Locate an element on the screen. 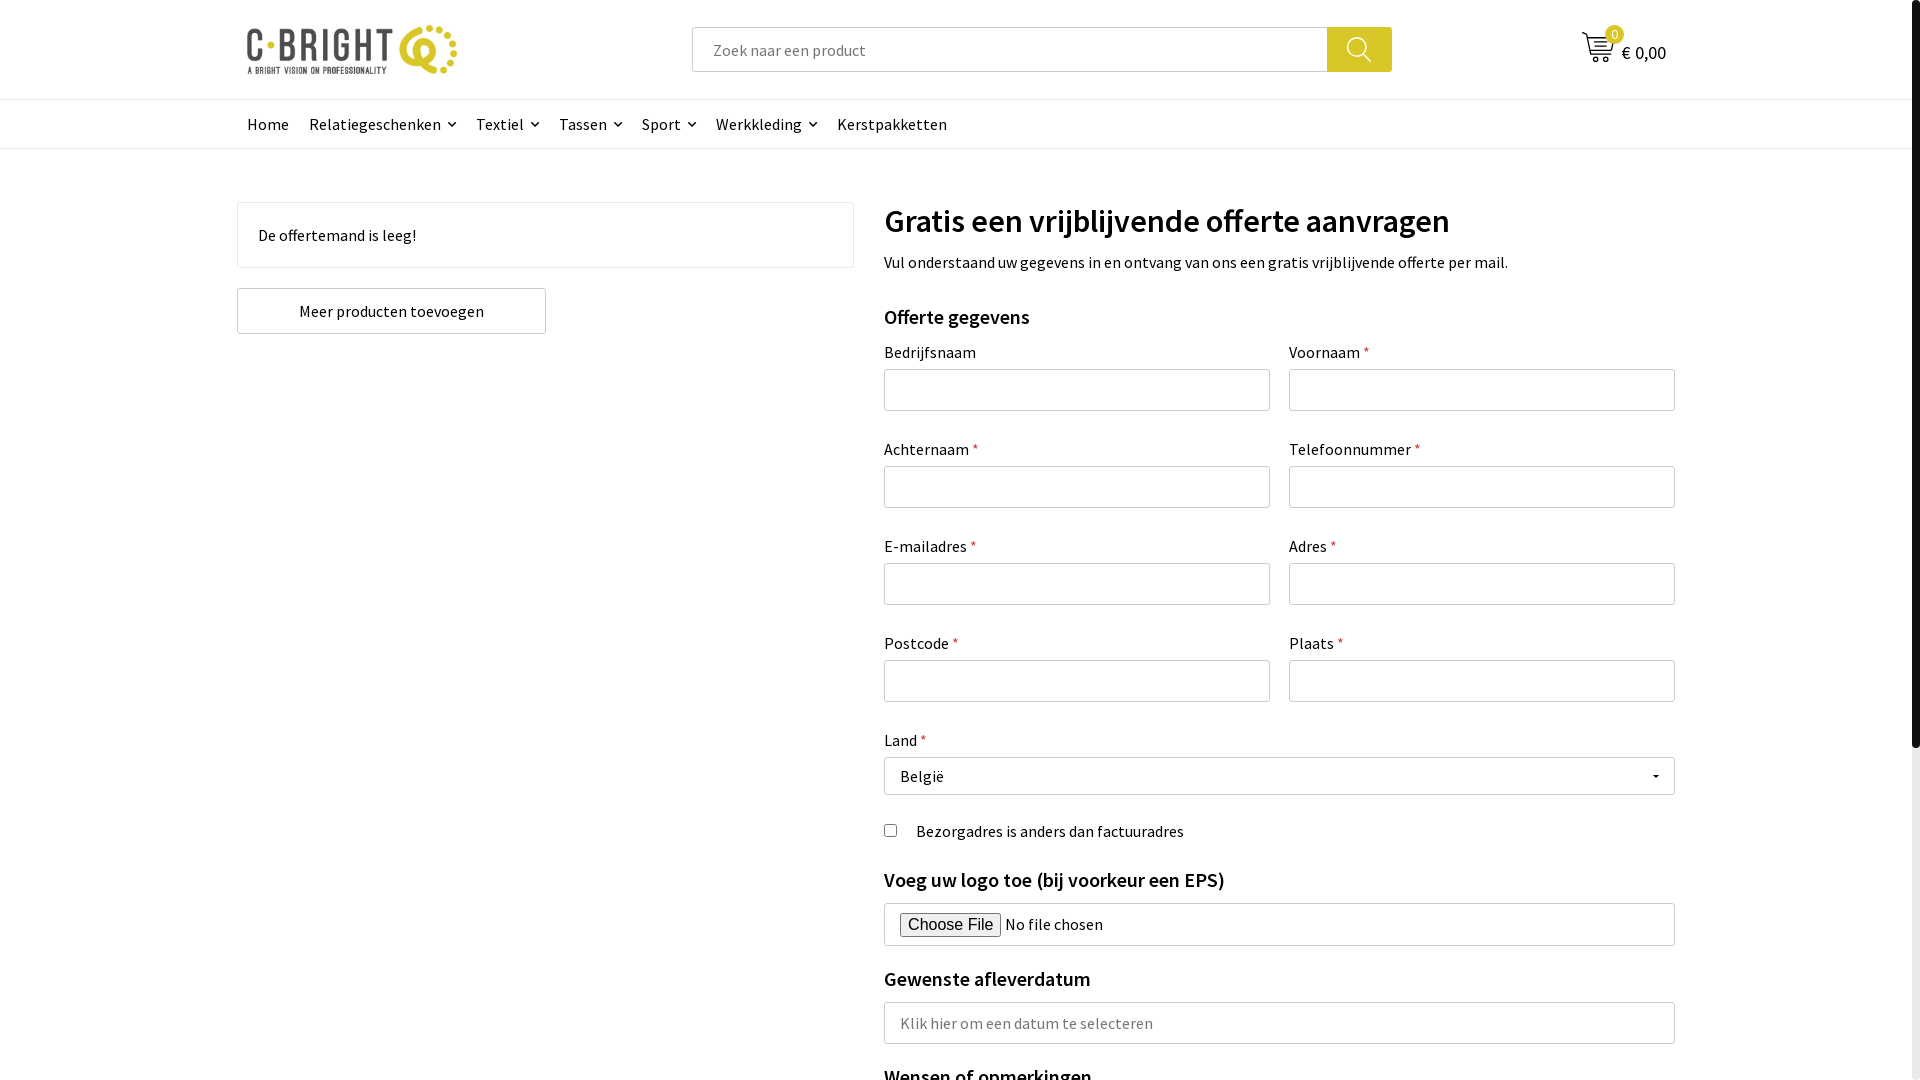  'Tassen' is located at coordinates (547, 123).